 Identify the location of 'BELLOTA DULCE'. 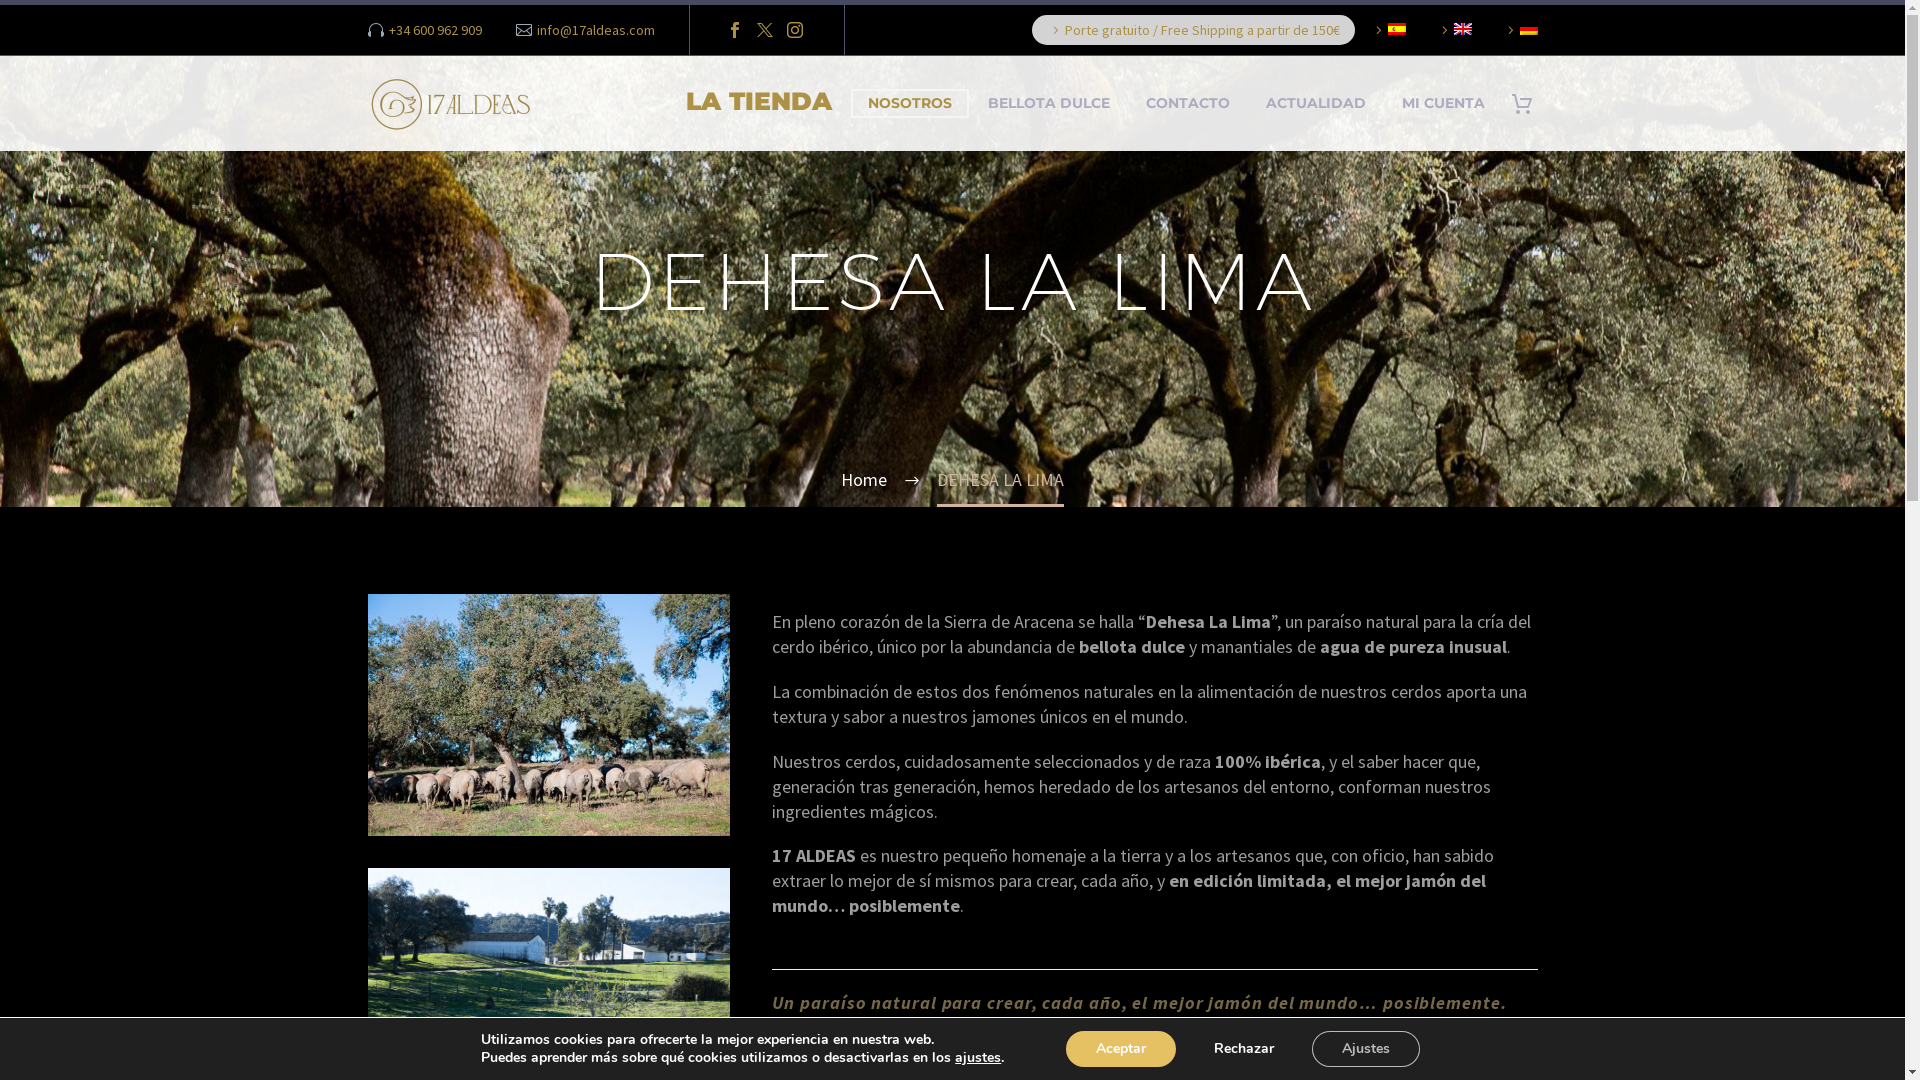
(1046, 103).